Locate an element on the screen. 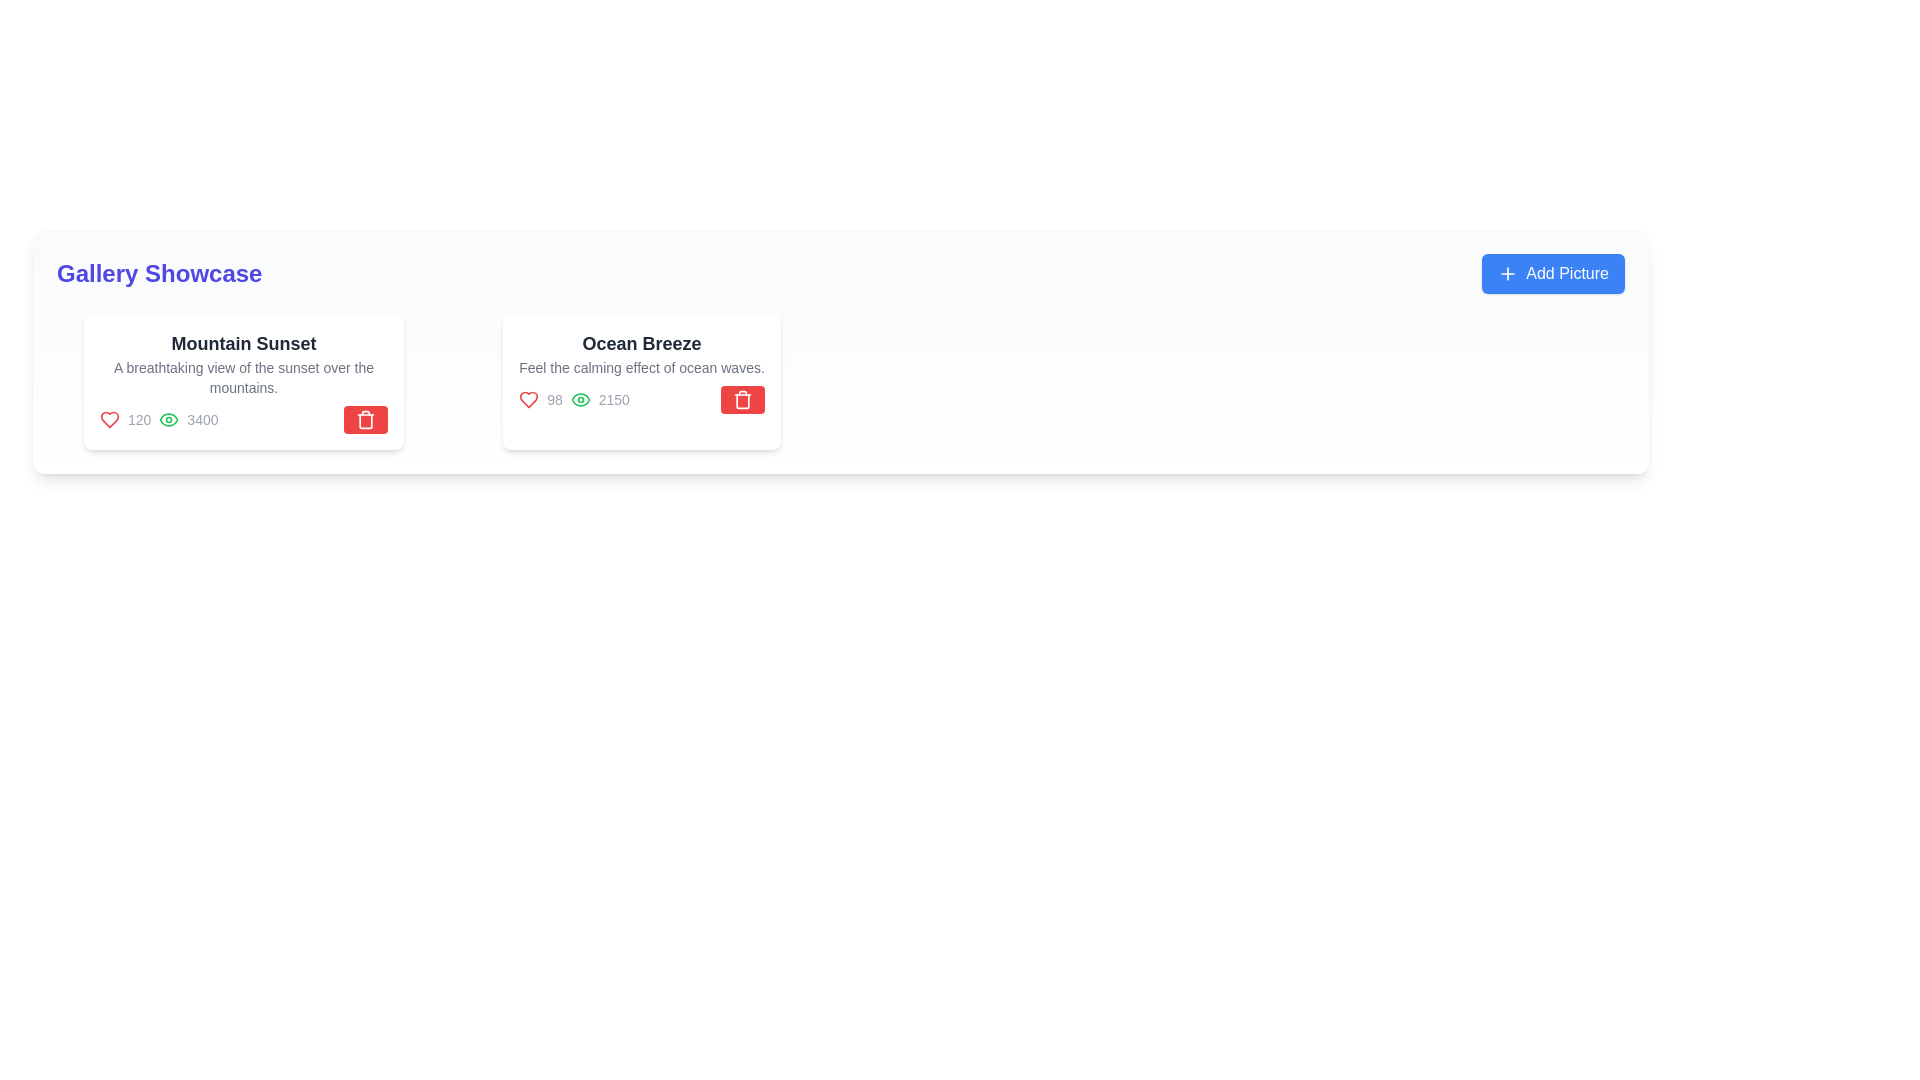 The height and width of the screenshot is (1080, 1920). the static text that reads 'Feel the calming effect of ocean waves.' located below the title 'Ocean Breeze' within the gallery showcase panel is located at coordinates (642, 367).